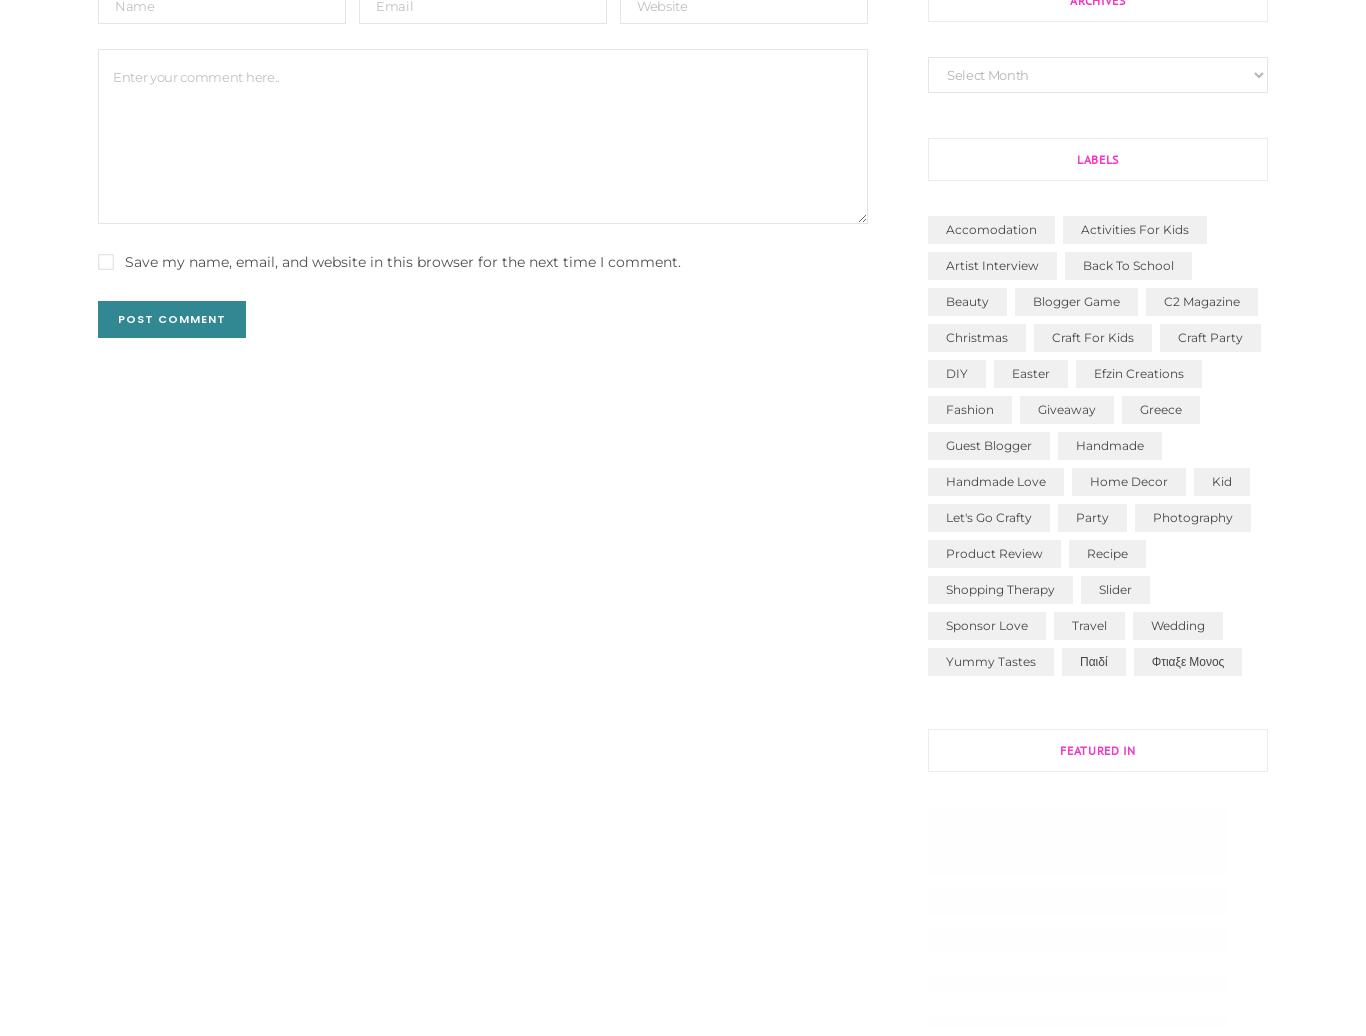 Image resolution: width=1366 pixels, height=1036 pixels. Describe the element at coordinates (1096, 749) in the screenshot. I see `'Featured in'` at that location.